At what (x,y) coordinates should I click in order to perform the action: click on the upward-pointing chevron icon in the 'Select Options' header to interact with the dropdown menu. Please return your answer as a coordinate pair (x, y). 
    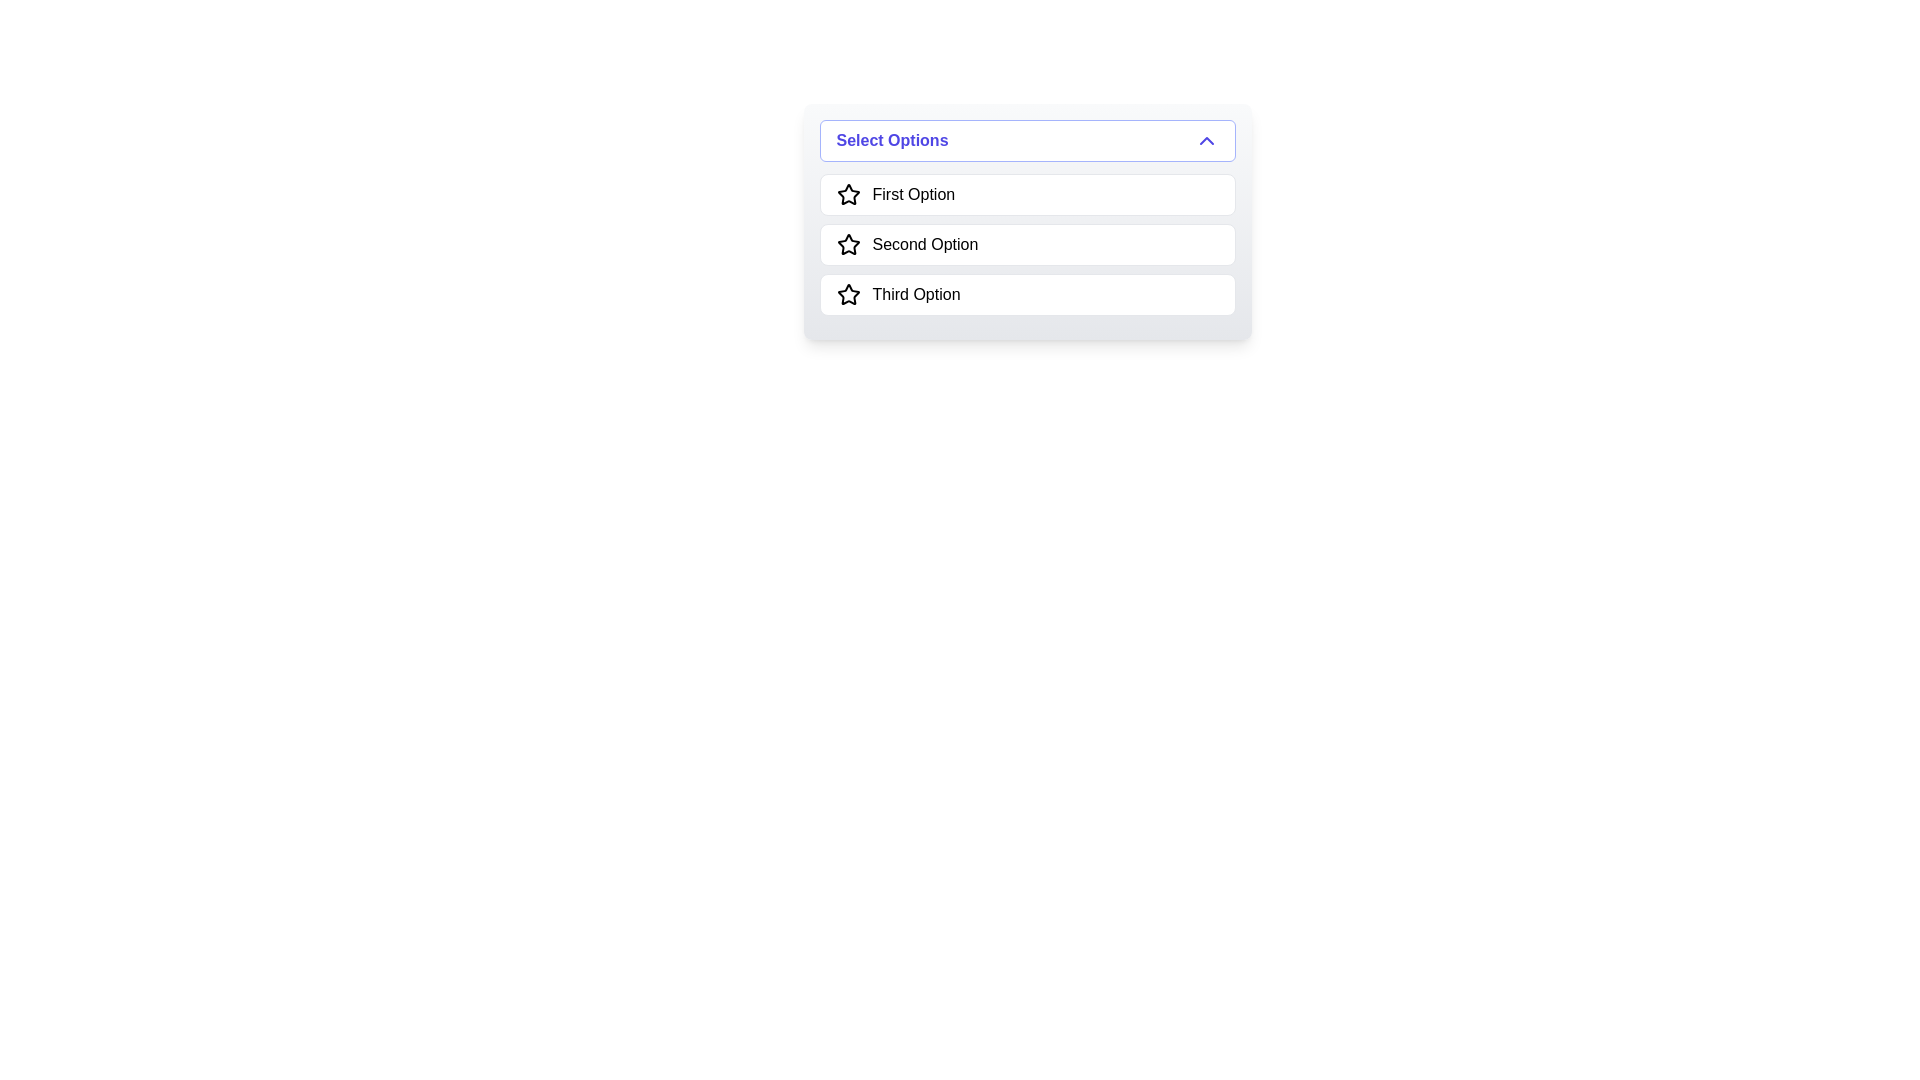
    Looking at the image, I should click on (1205, 140).